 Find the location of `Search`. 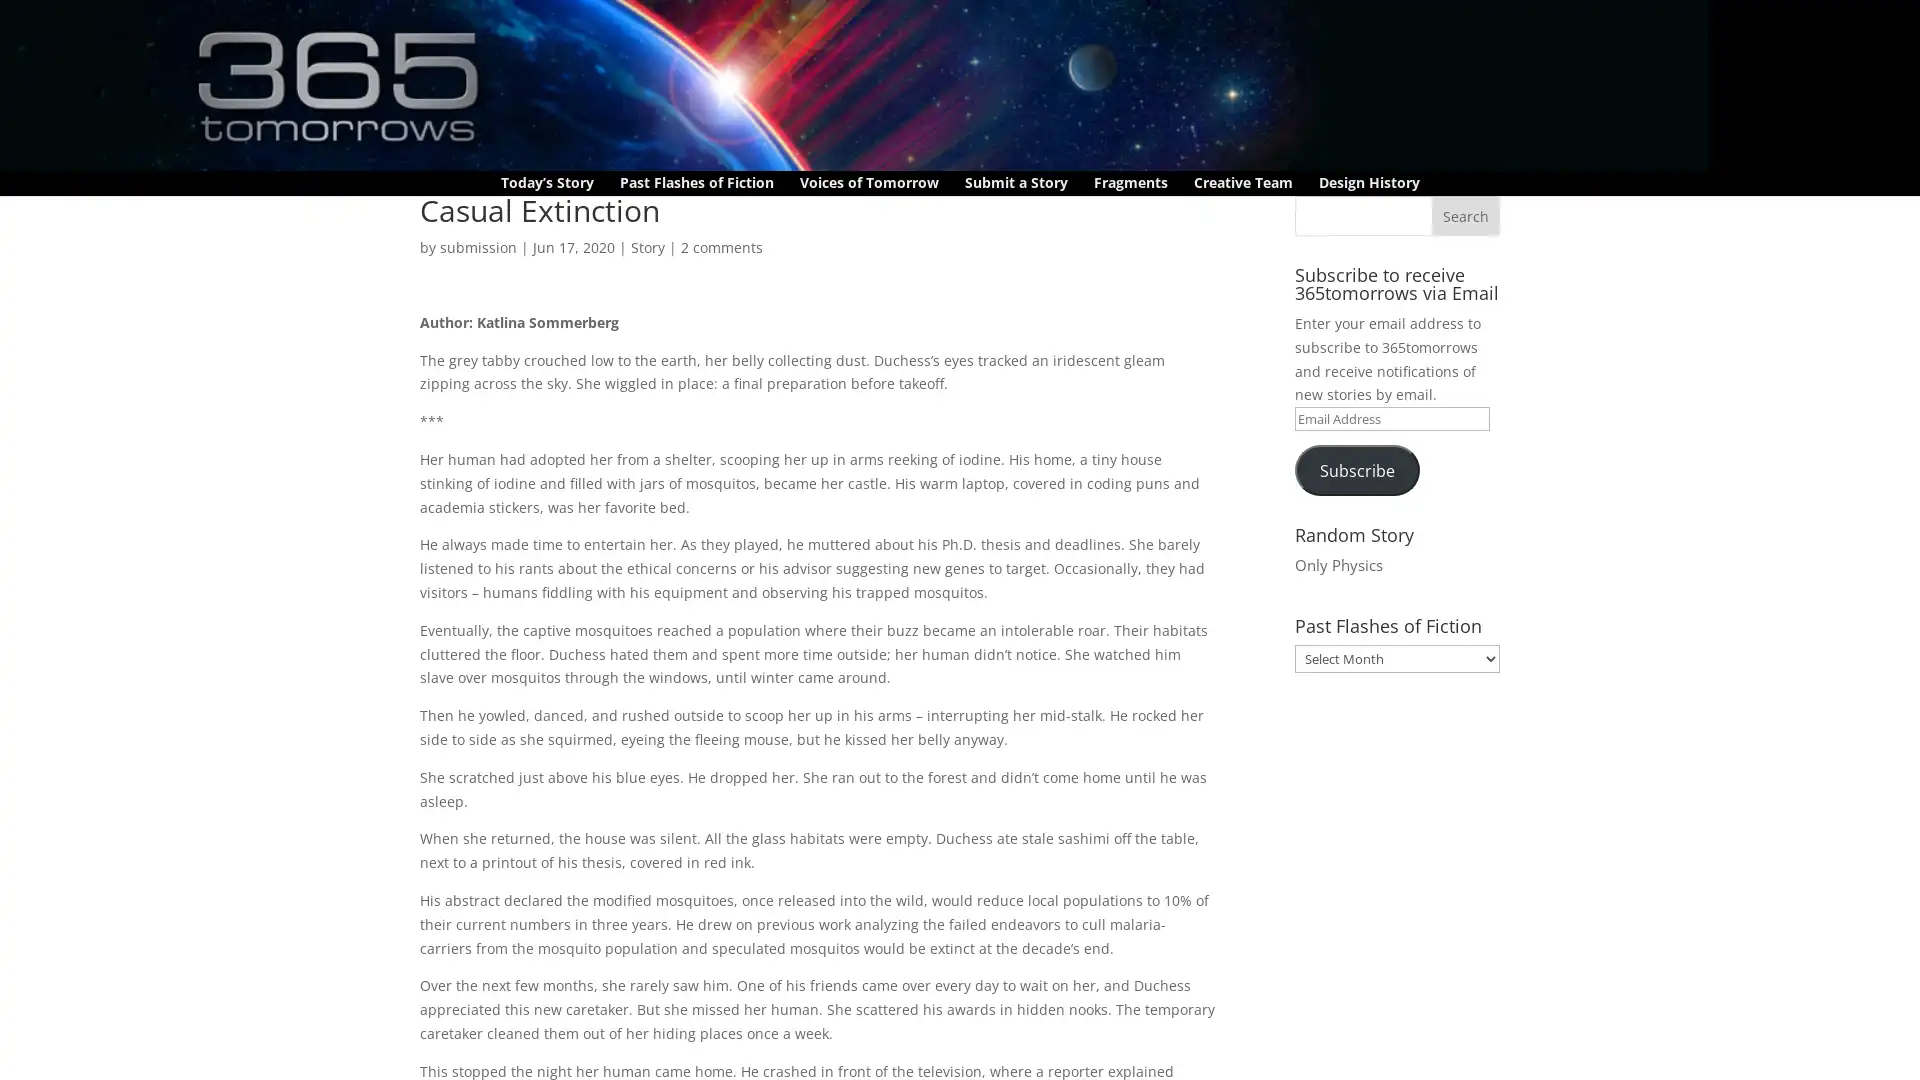

Search is located at coordinates (1465, 273).